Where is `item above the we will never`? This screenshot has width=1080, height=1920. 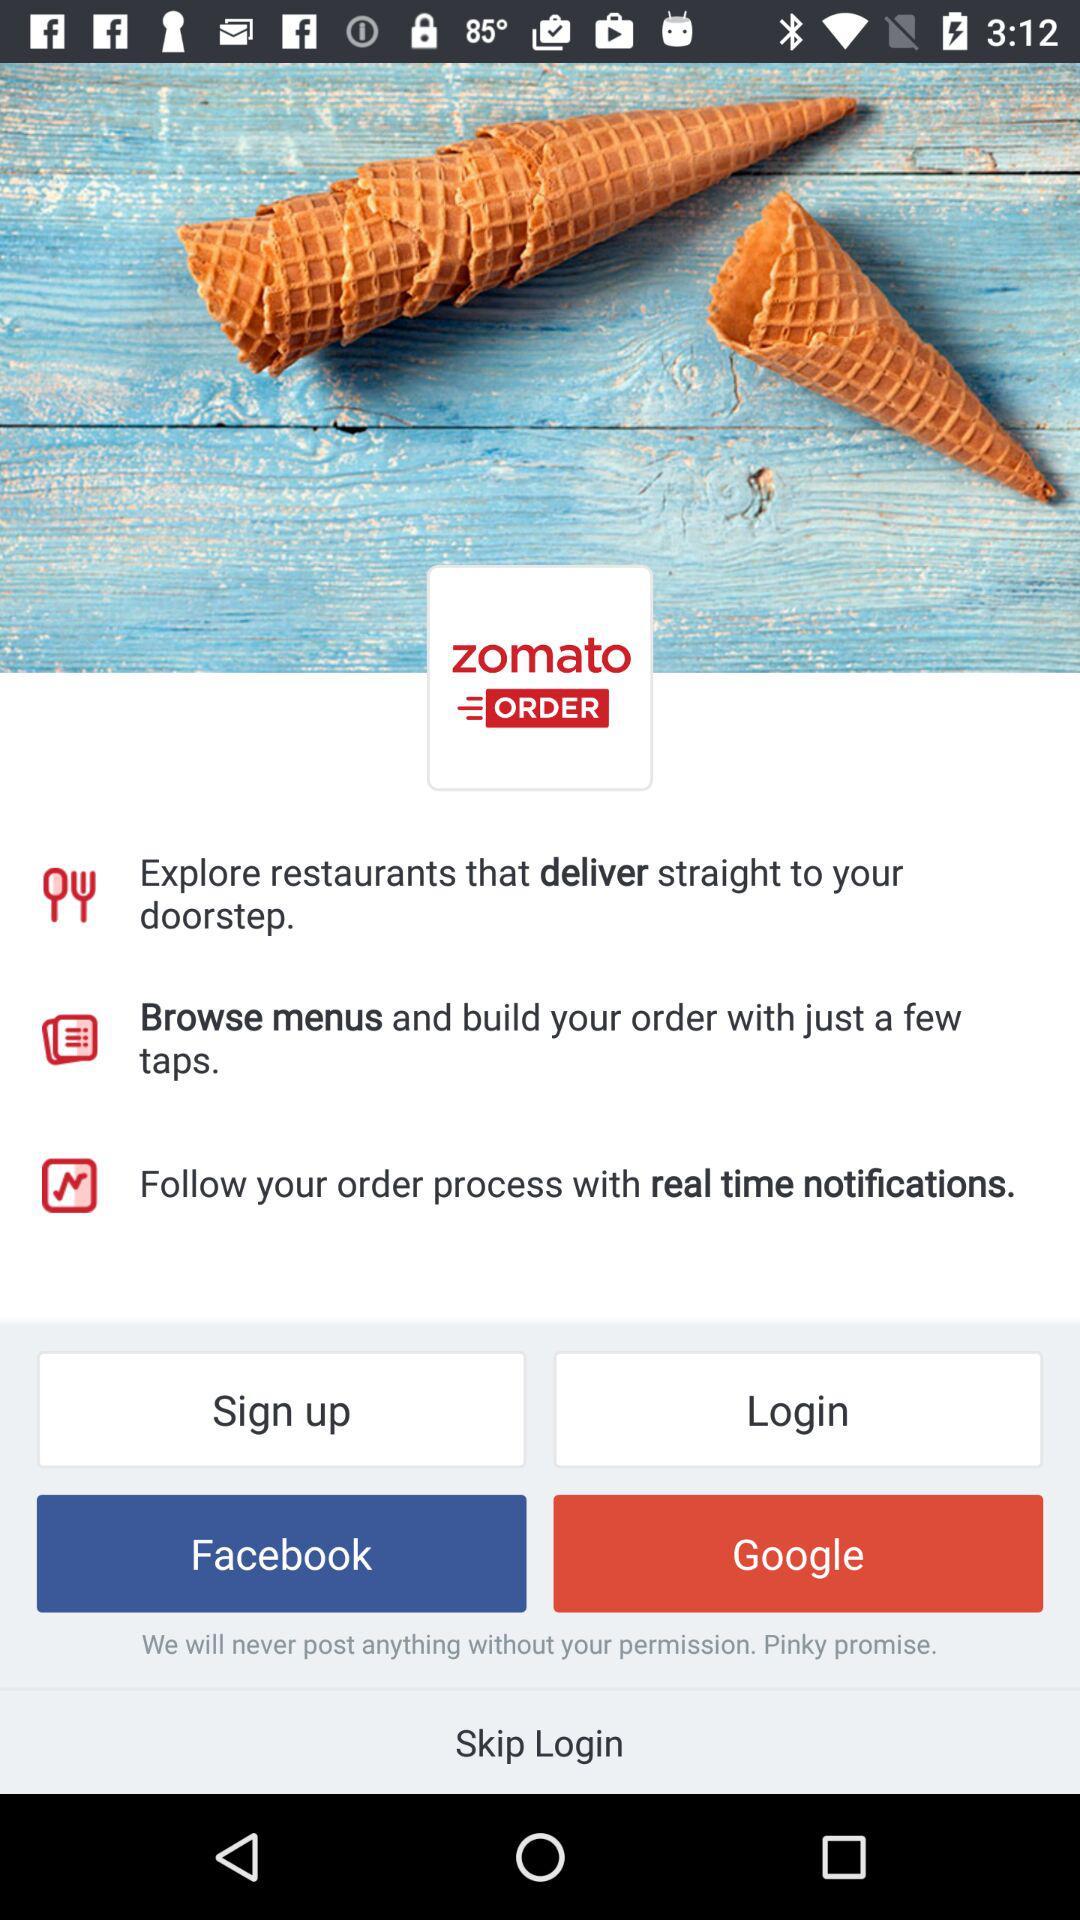
item above the we will never is located at coordinates (281, 1552).